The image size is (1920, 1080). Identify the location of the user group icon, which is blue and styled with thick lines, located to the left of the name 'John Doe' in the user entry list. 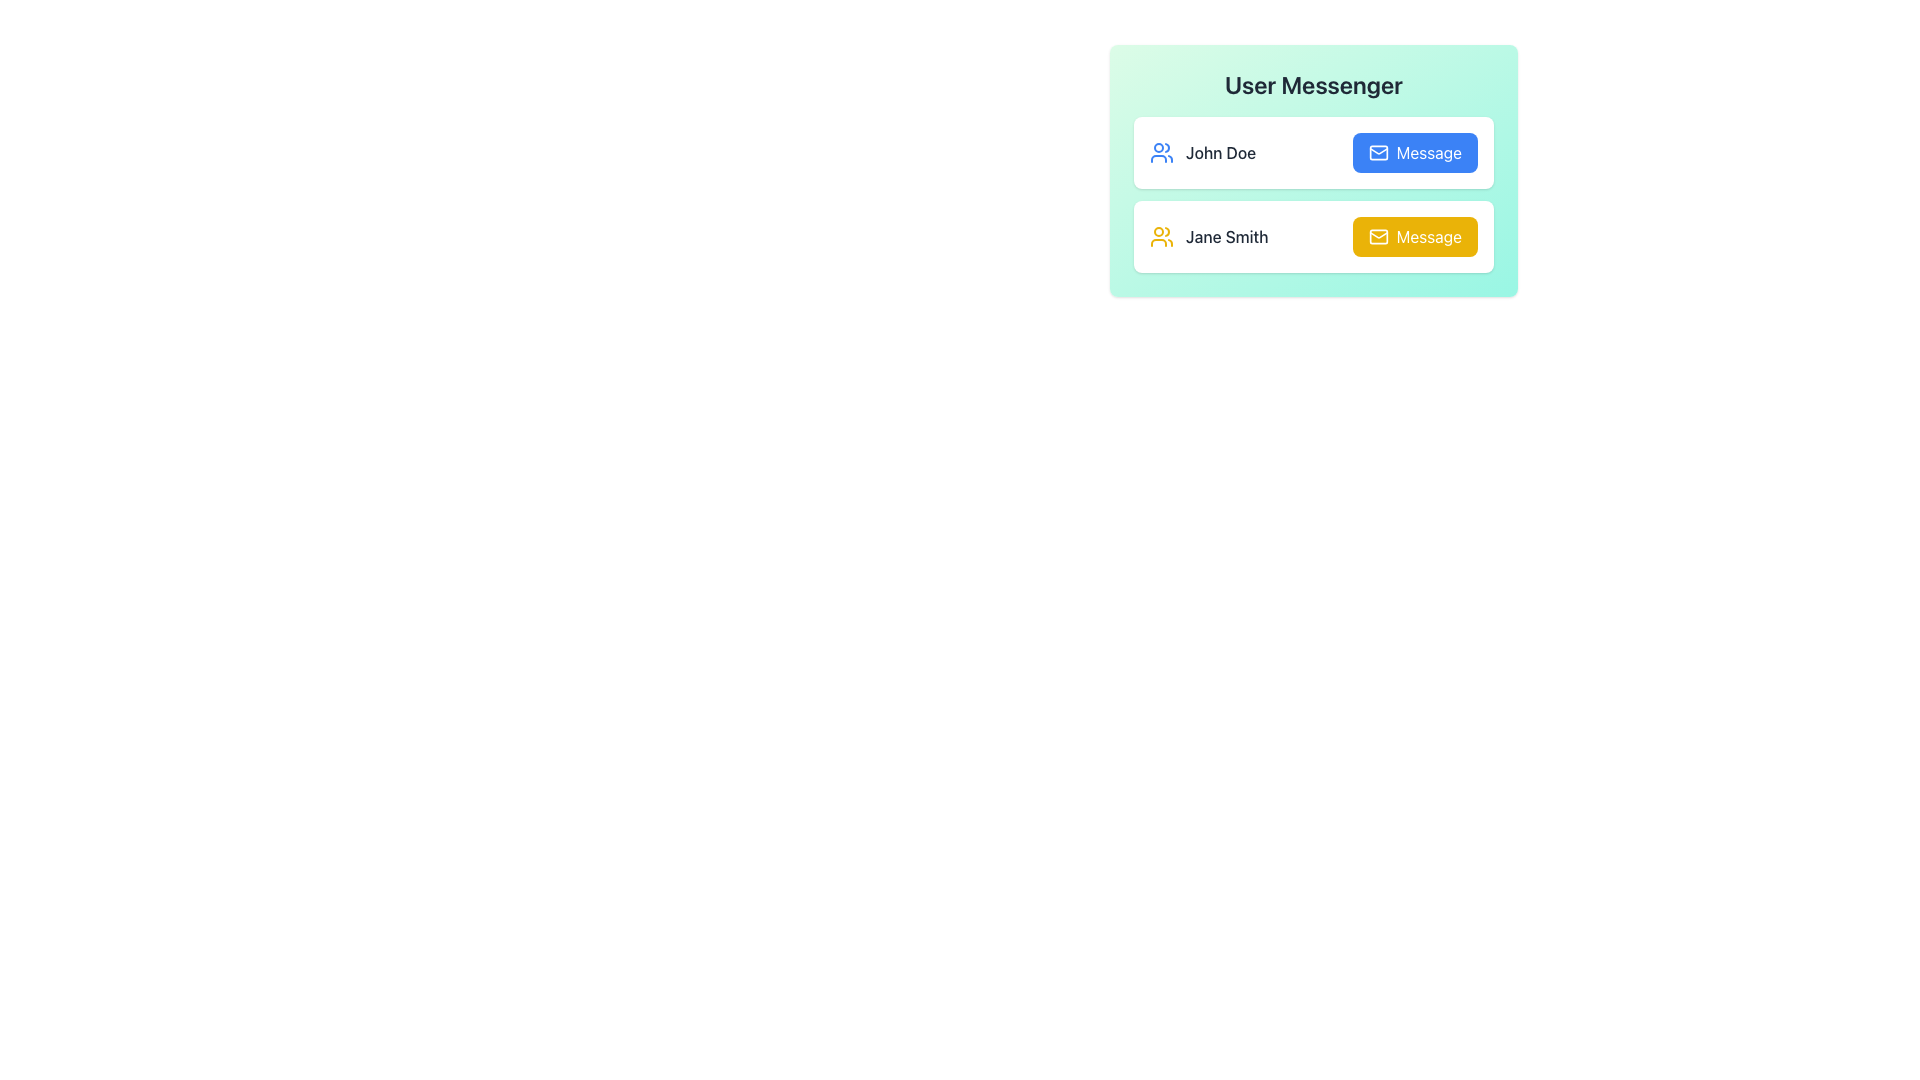
(1161, 152).